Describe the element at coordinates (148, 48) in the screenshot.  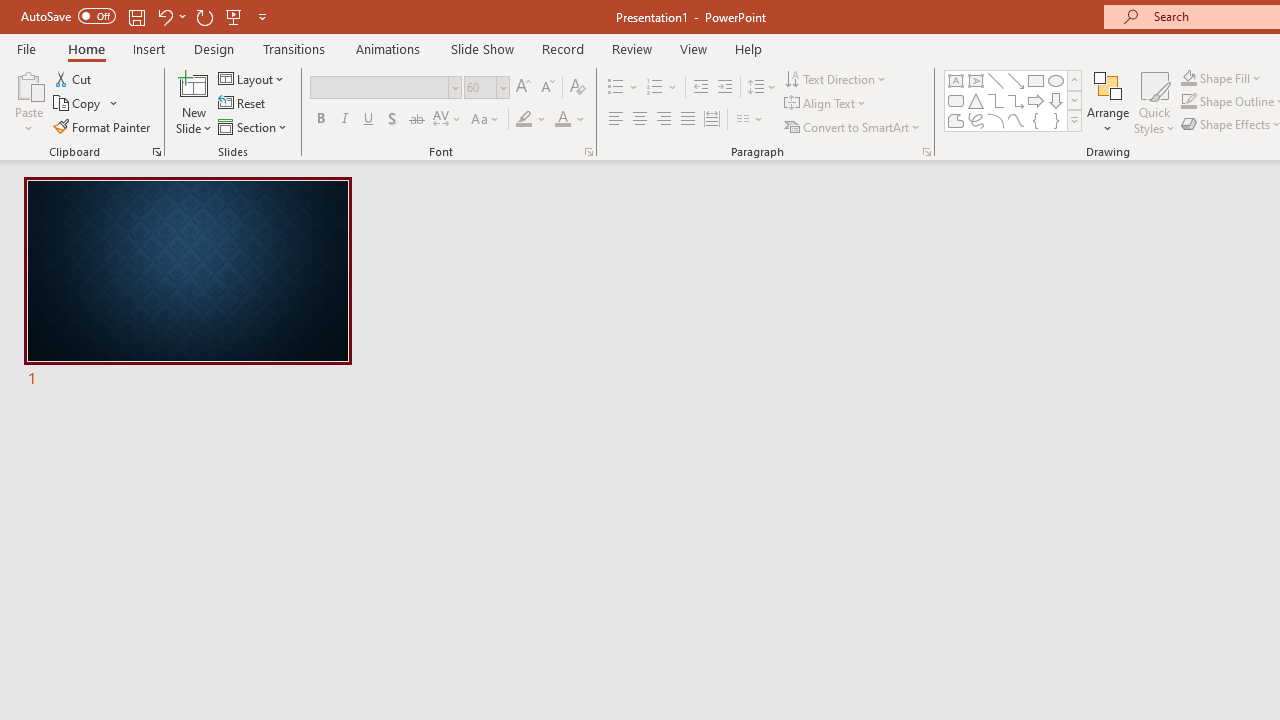
I see `'Insert'` at that location.